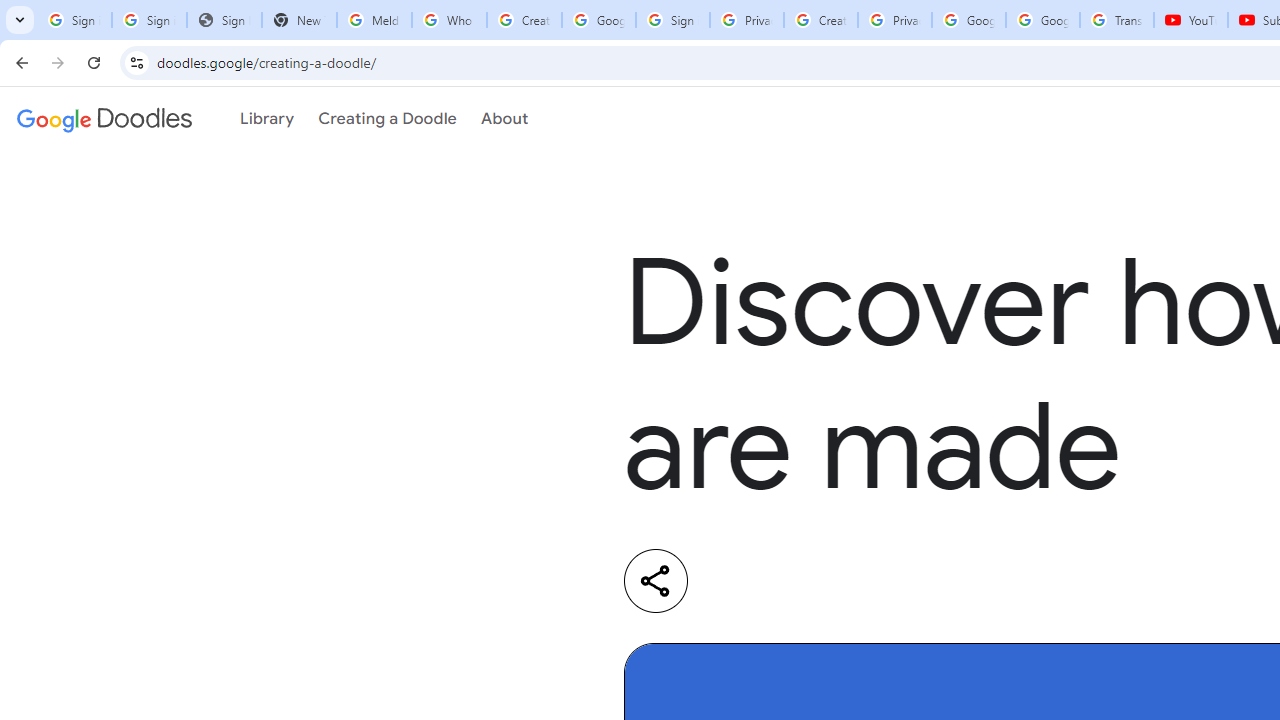  Describe the element at coordinates (656, 580) in the screenshot. I see `'Share'` at that location.